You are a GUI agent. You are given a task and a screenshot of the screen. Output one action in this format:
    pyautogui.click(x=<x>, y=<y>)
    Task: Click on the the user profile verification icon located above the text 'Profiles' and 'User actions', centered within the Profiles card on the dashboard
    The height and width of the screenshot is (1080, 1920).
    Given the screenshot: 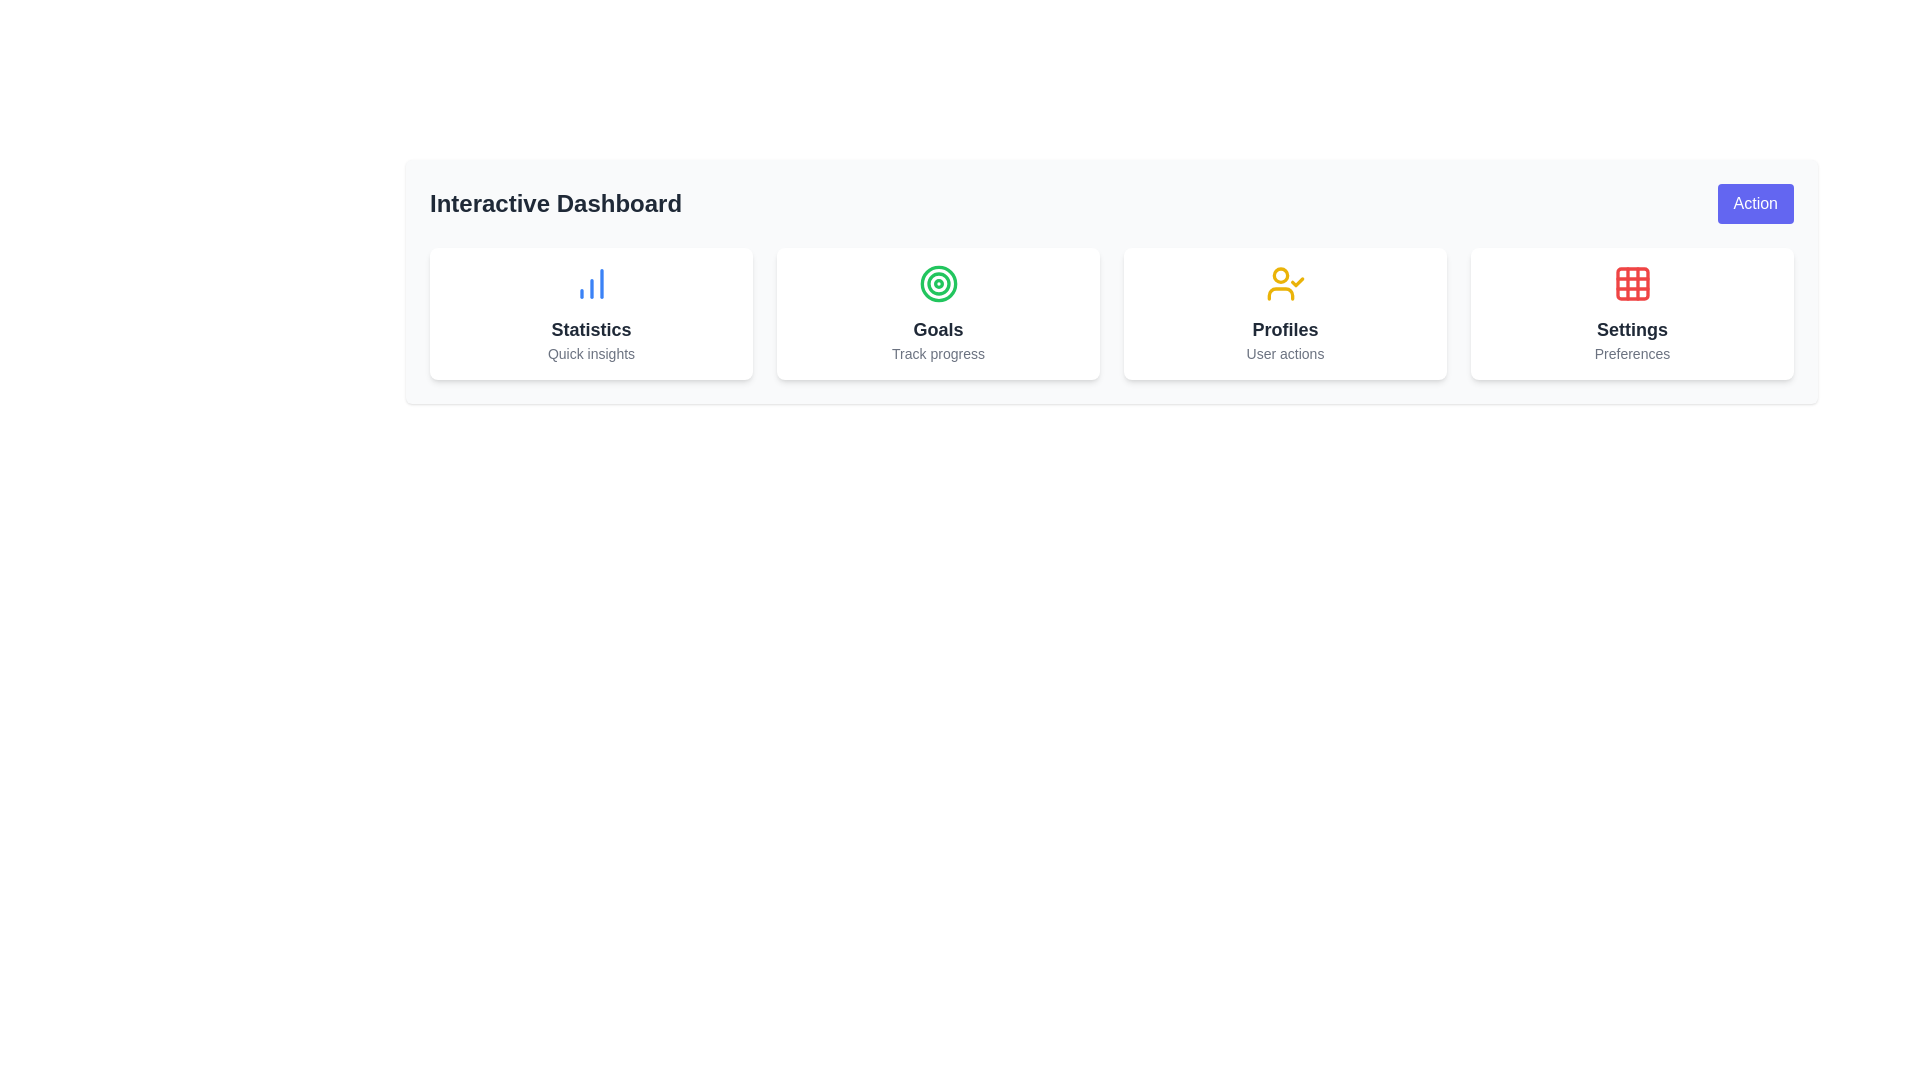 What is the action you would take?
    pyautogui.click(x=1285, y=284)
    